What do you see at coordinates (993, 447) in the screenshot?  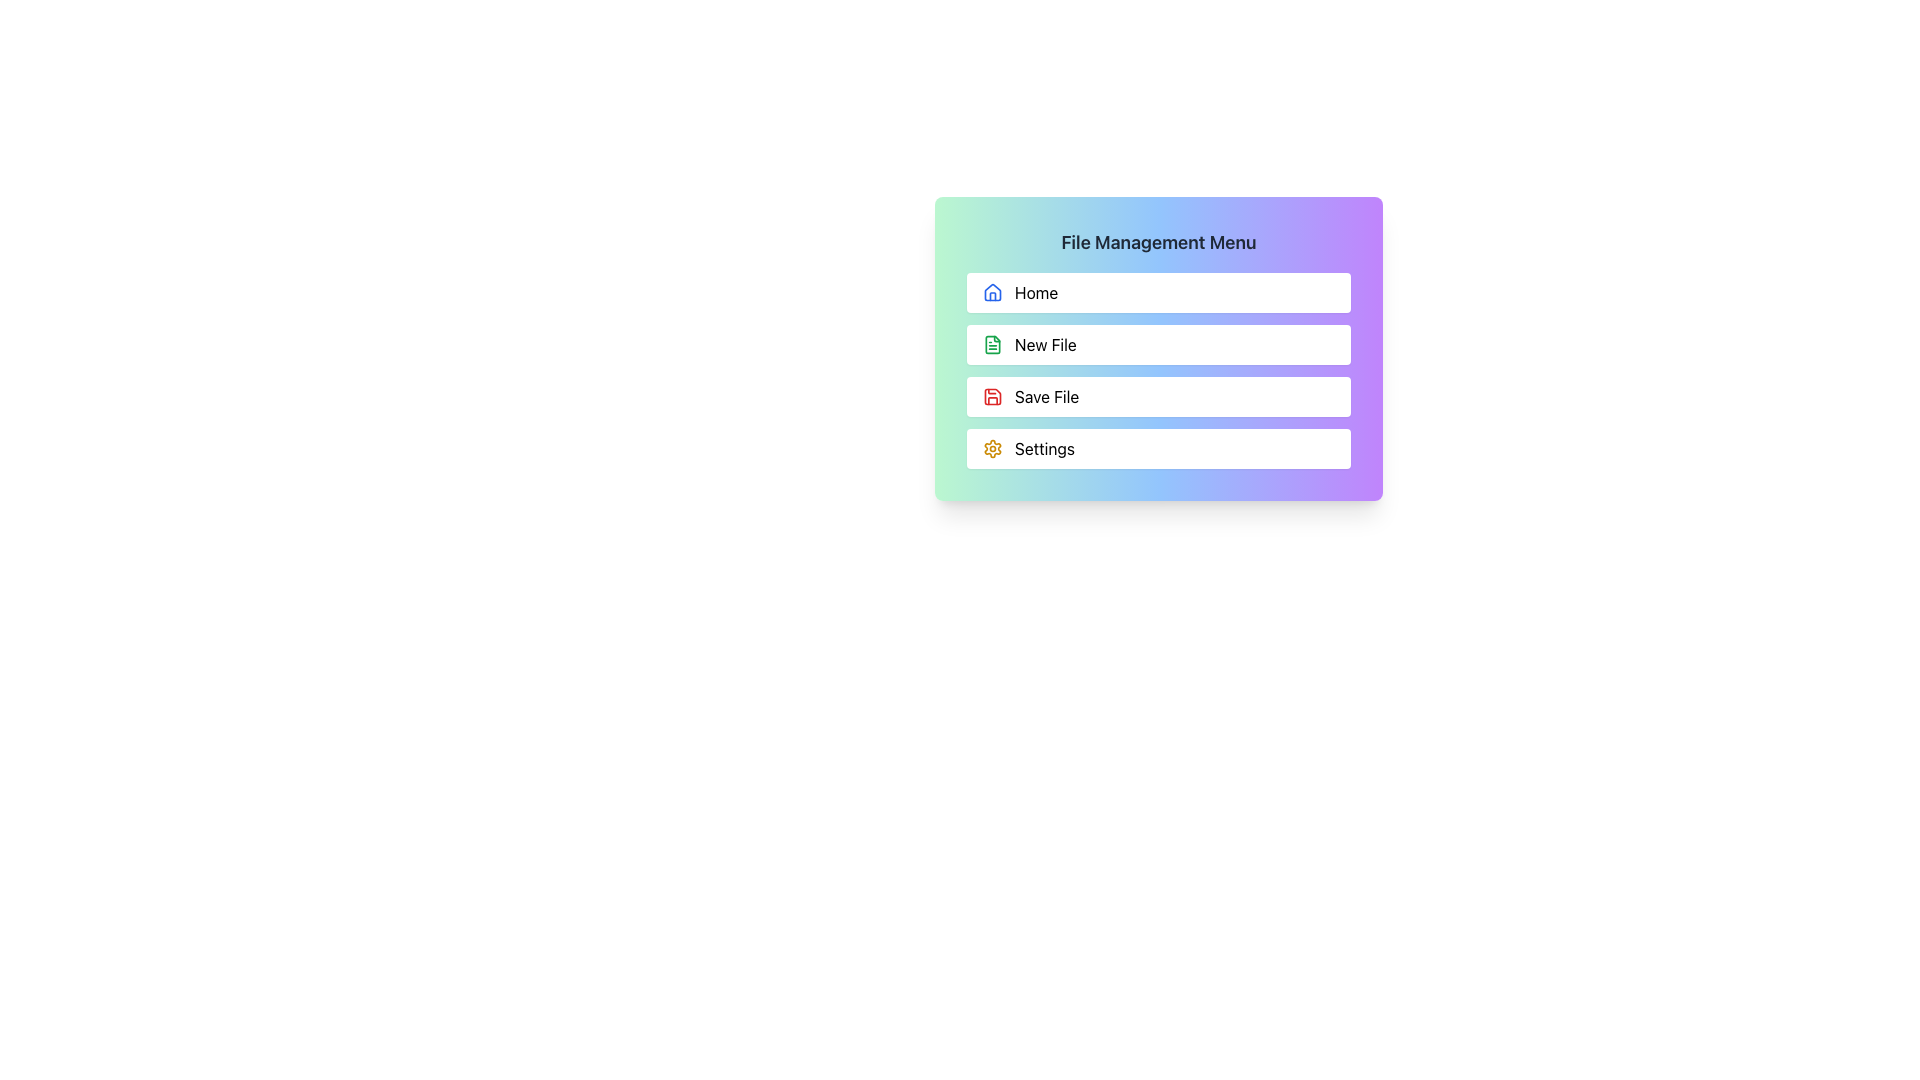 I see `the gear icon located at the bottom of the list of icons, aligned to the right of the 'Settings' label` at bounding box center [993, 447].